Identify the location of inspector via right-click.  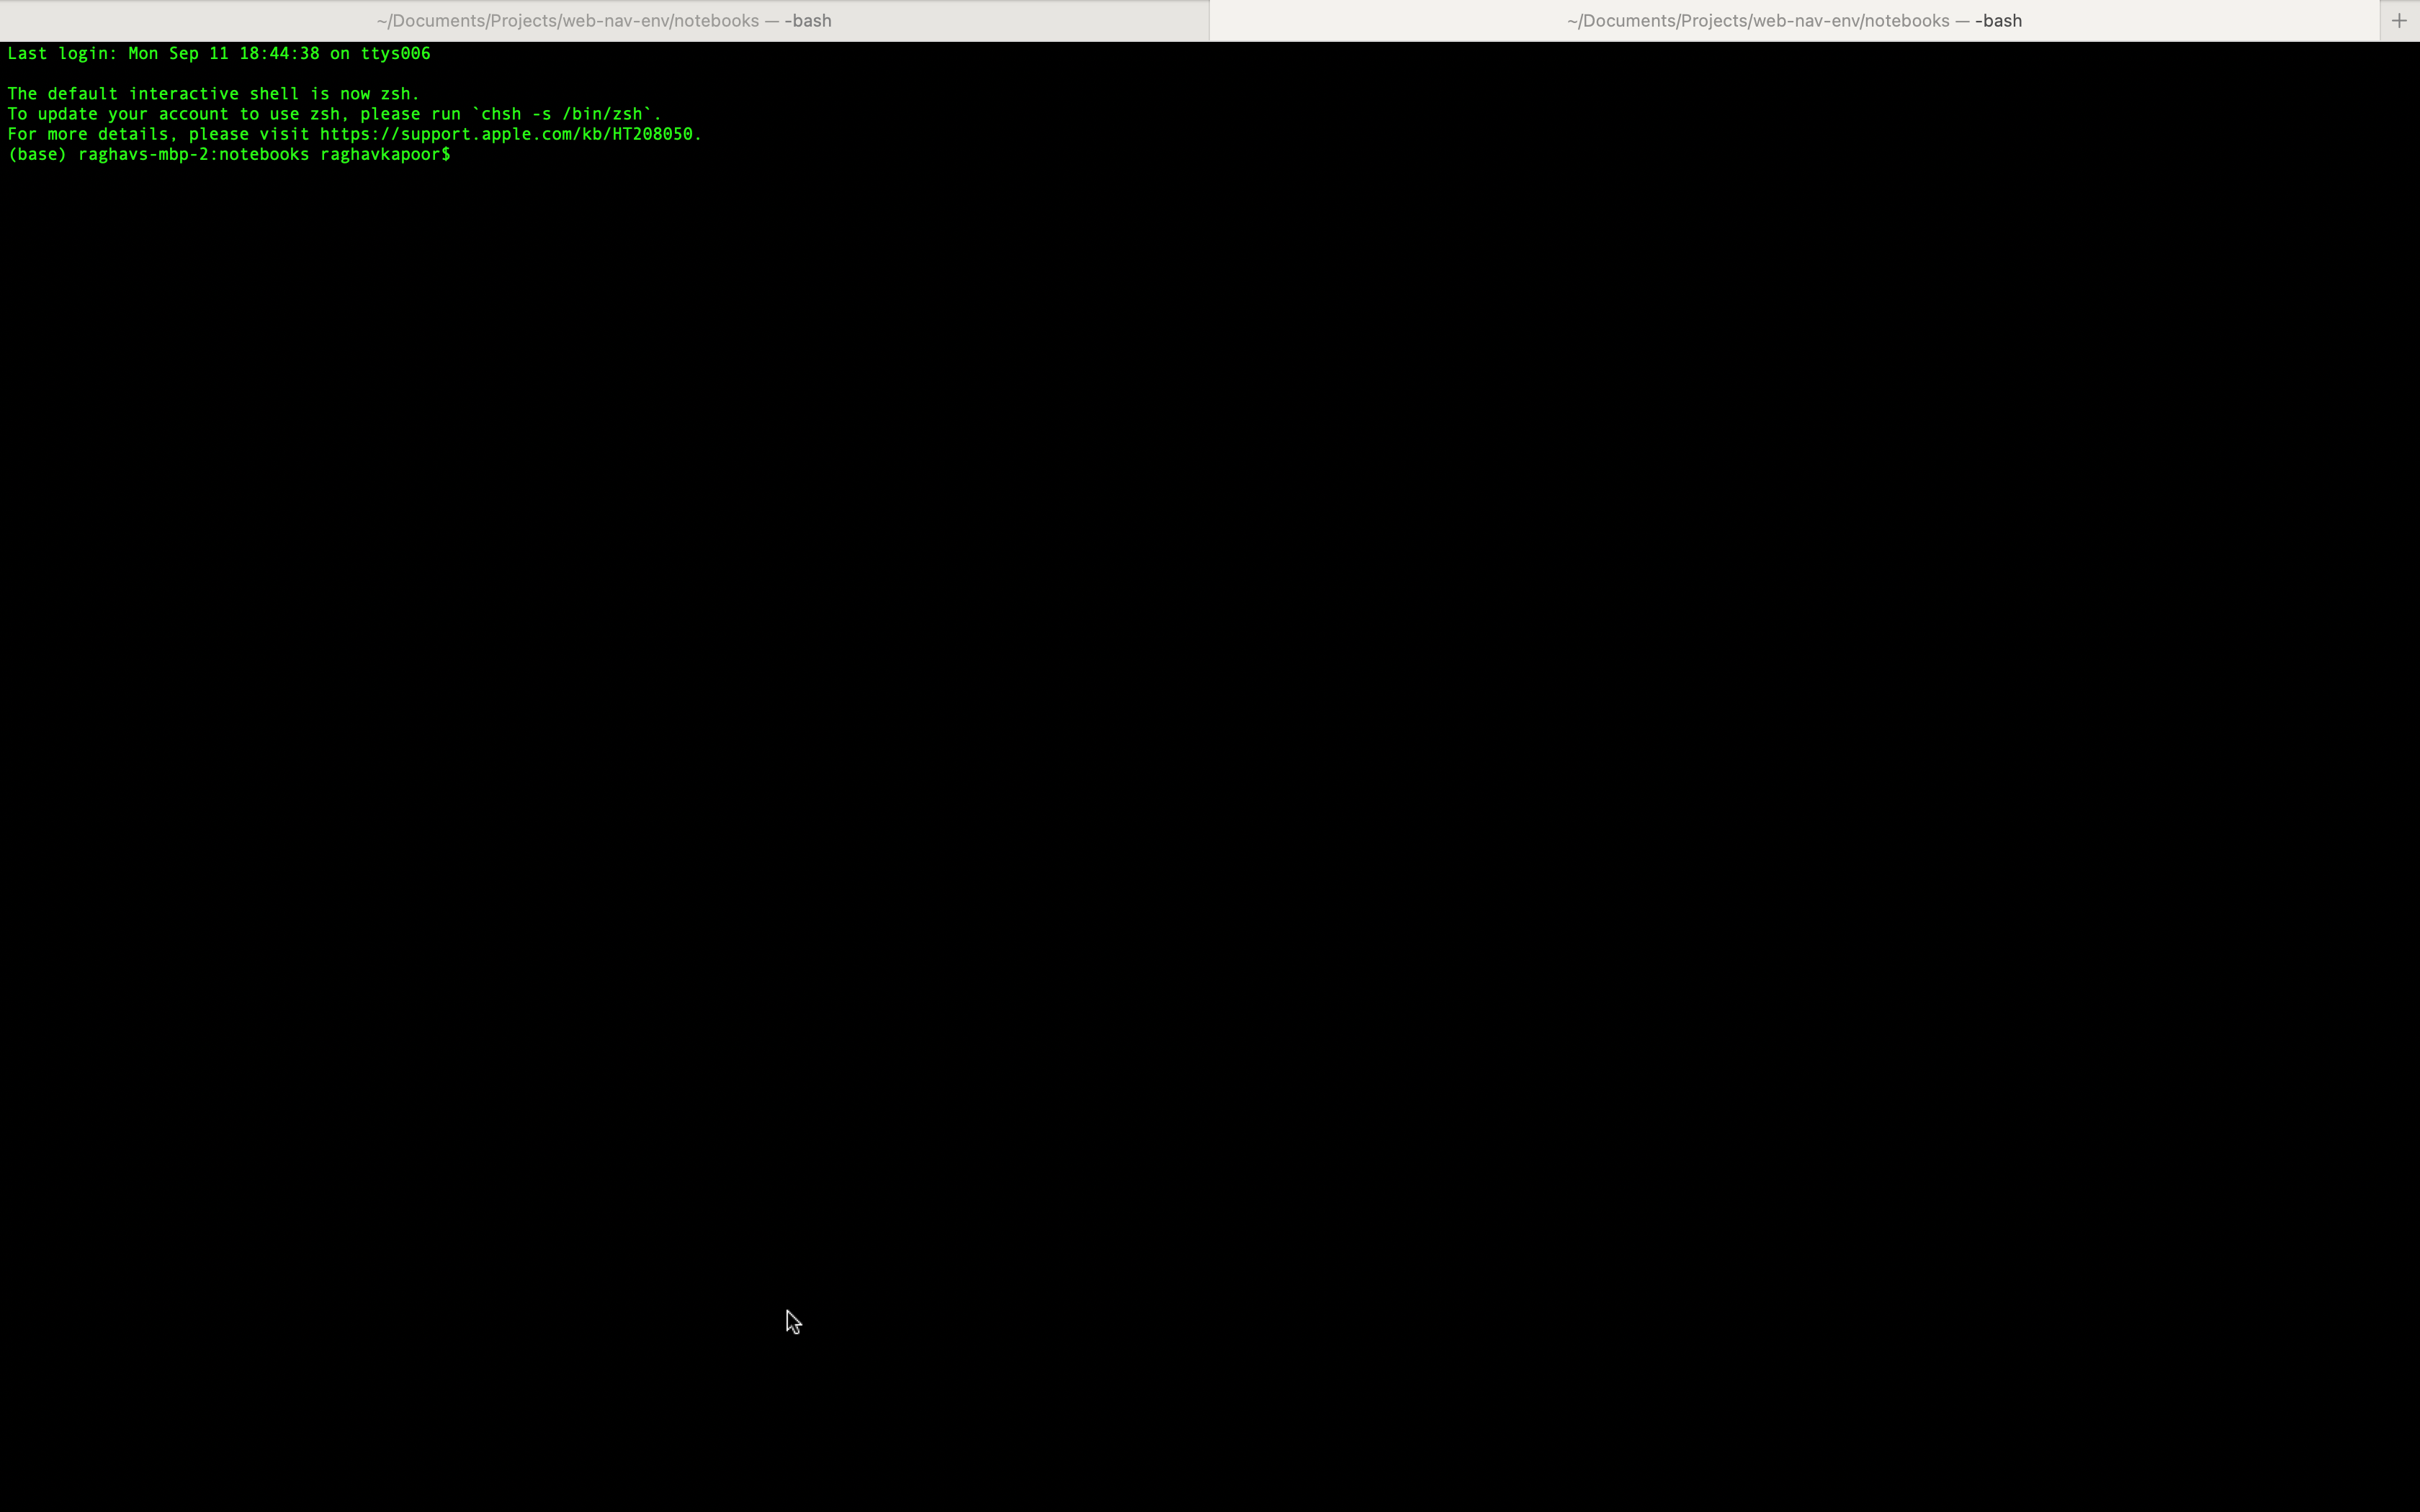
(1213, 840).